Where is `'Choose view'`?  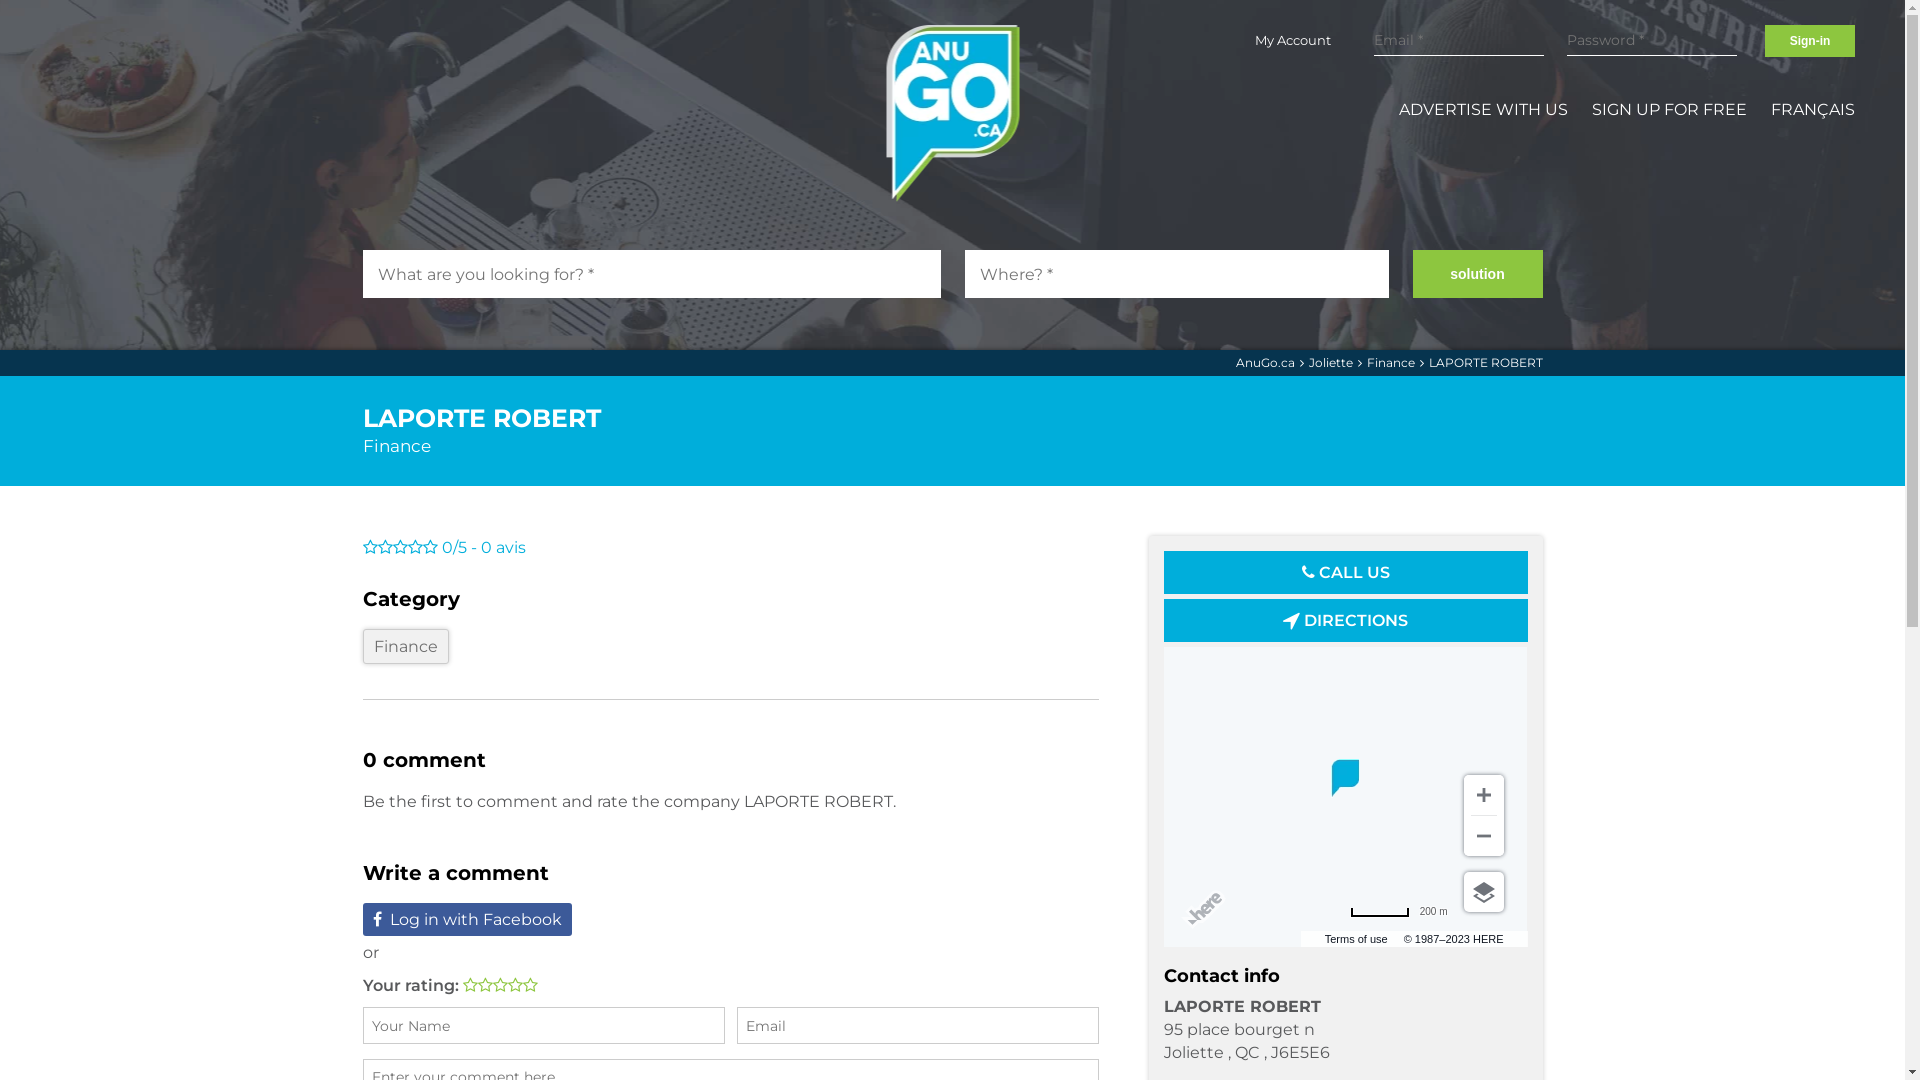 'Choose view' is located at coordinates (1464, 890).